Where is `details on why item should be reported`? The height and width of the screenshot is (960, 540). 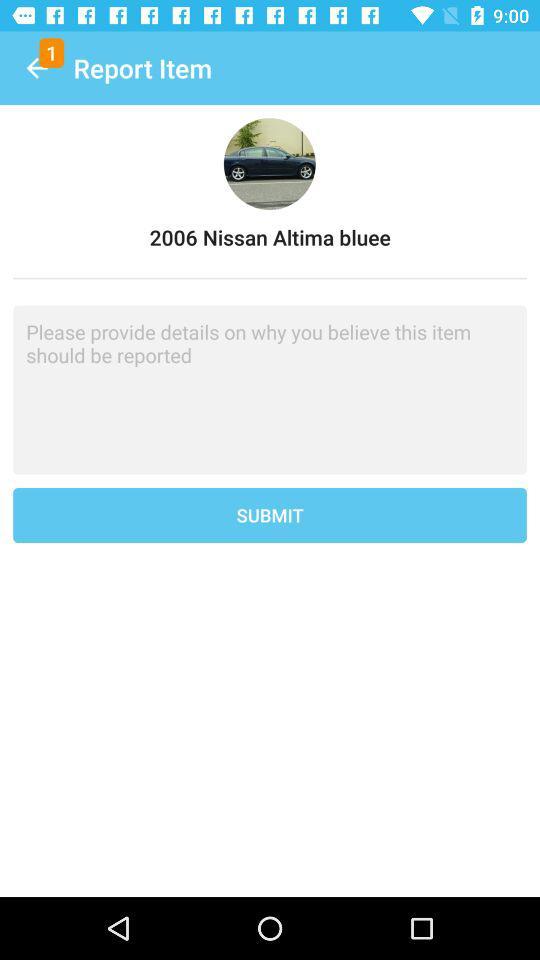 details on why item should be reported is located at coordinates (270, 389).